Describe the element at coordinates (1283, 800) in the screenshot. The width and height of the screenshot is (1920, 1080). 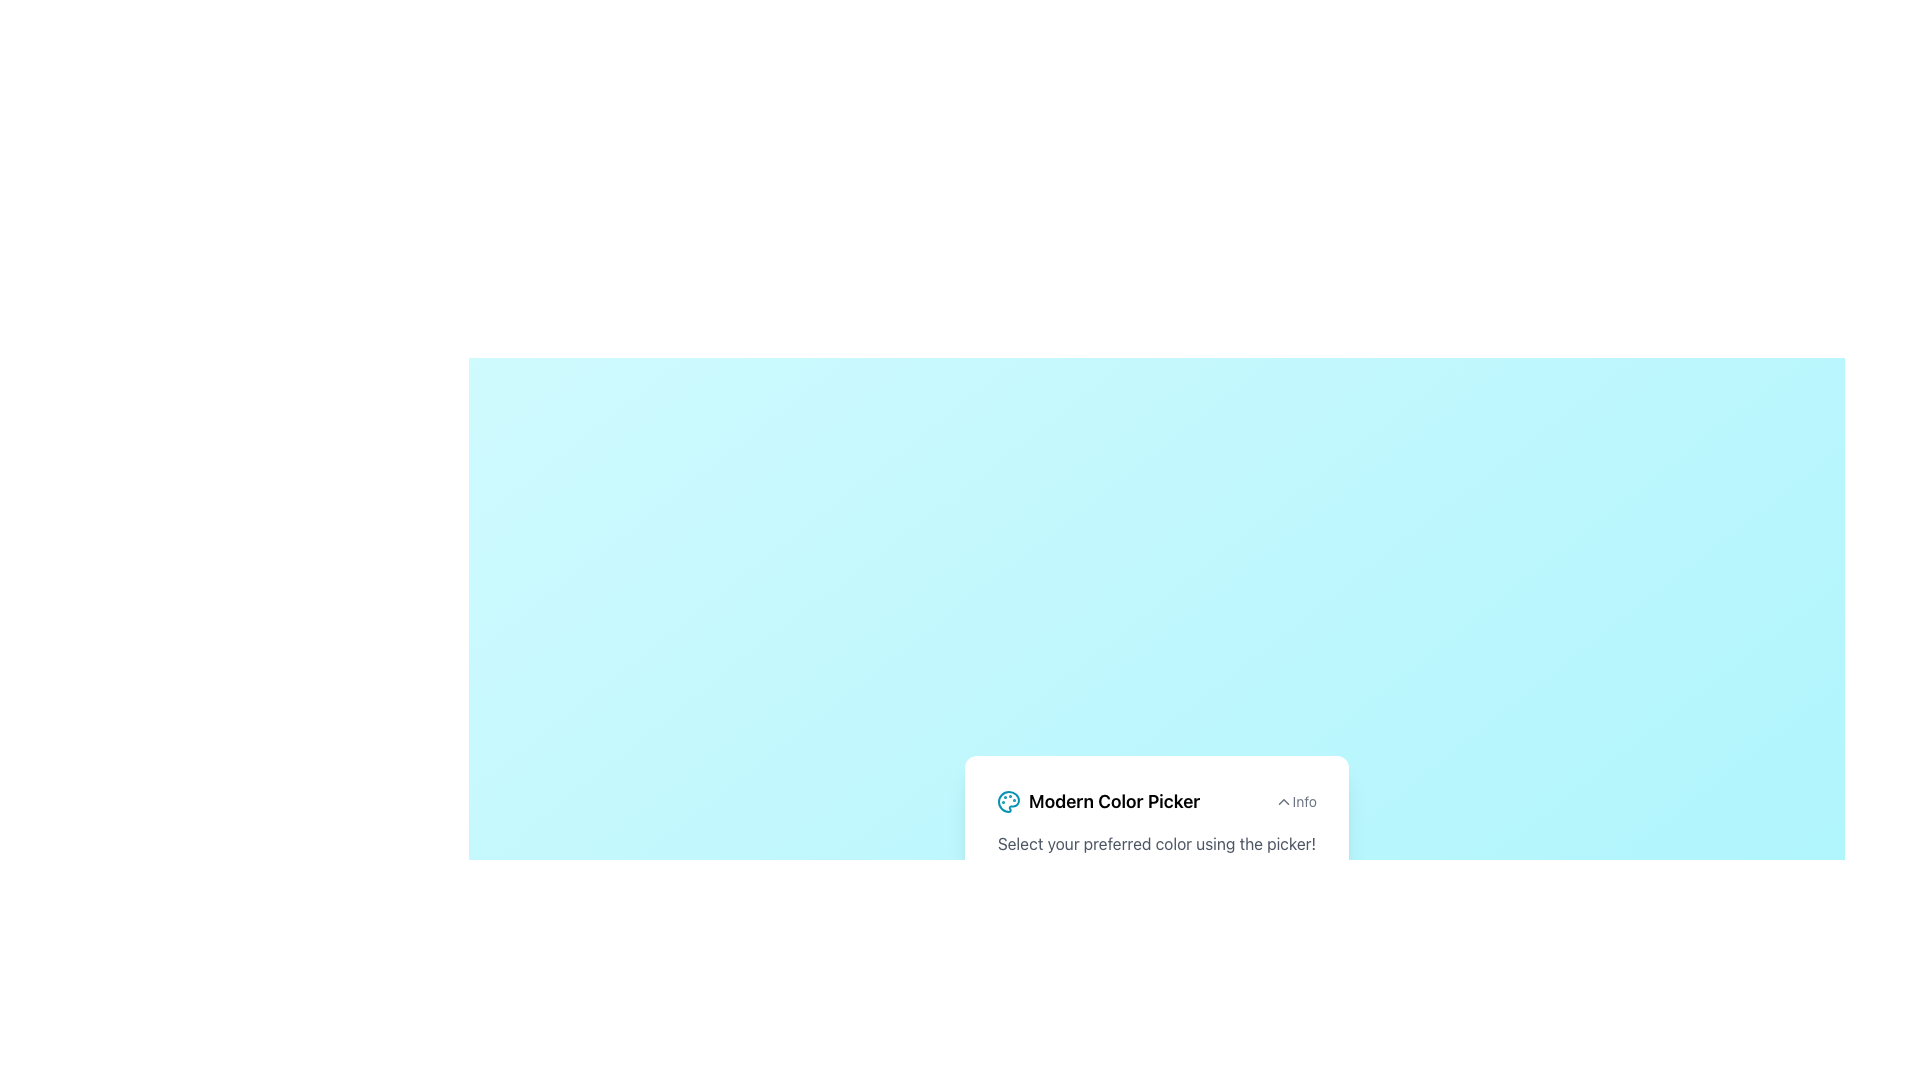
I see `the upward-pointing triangular icon adjacent to the text 'Info' within the 'Modern Color Picker' card` at that location.